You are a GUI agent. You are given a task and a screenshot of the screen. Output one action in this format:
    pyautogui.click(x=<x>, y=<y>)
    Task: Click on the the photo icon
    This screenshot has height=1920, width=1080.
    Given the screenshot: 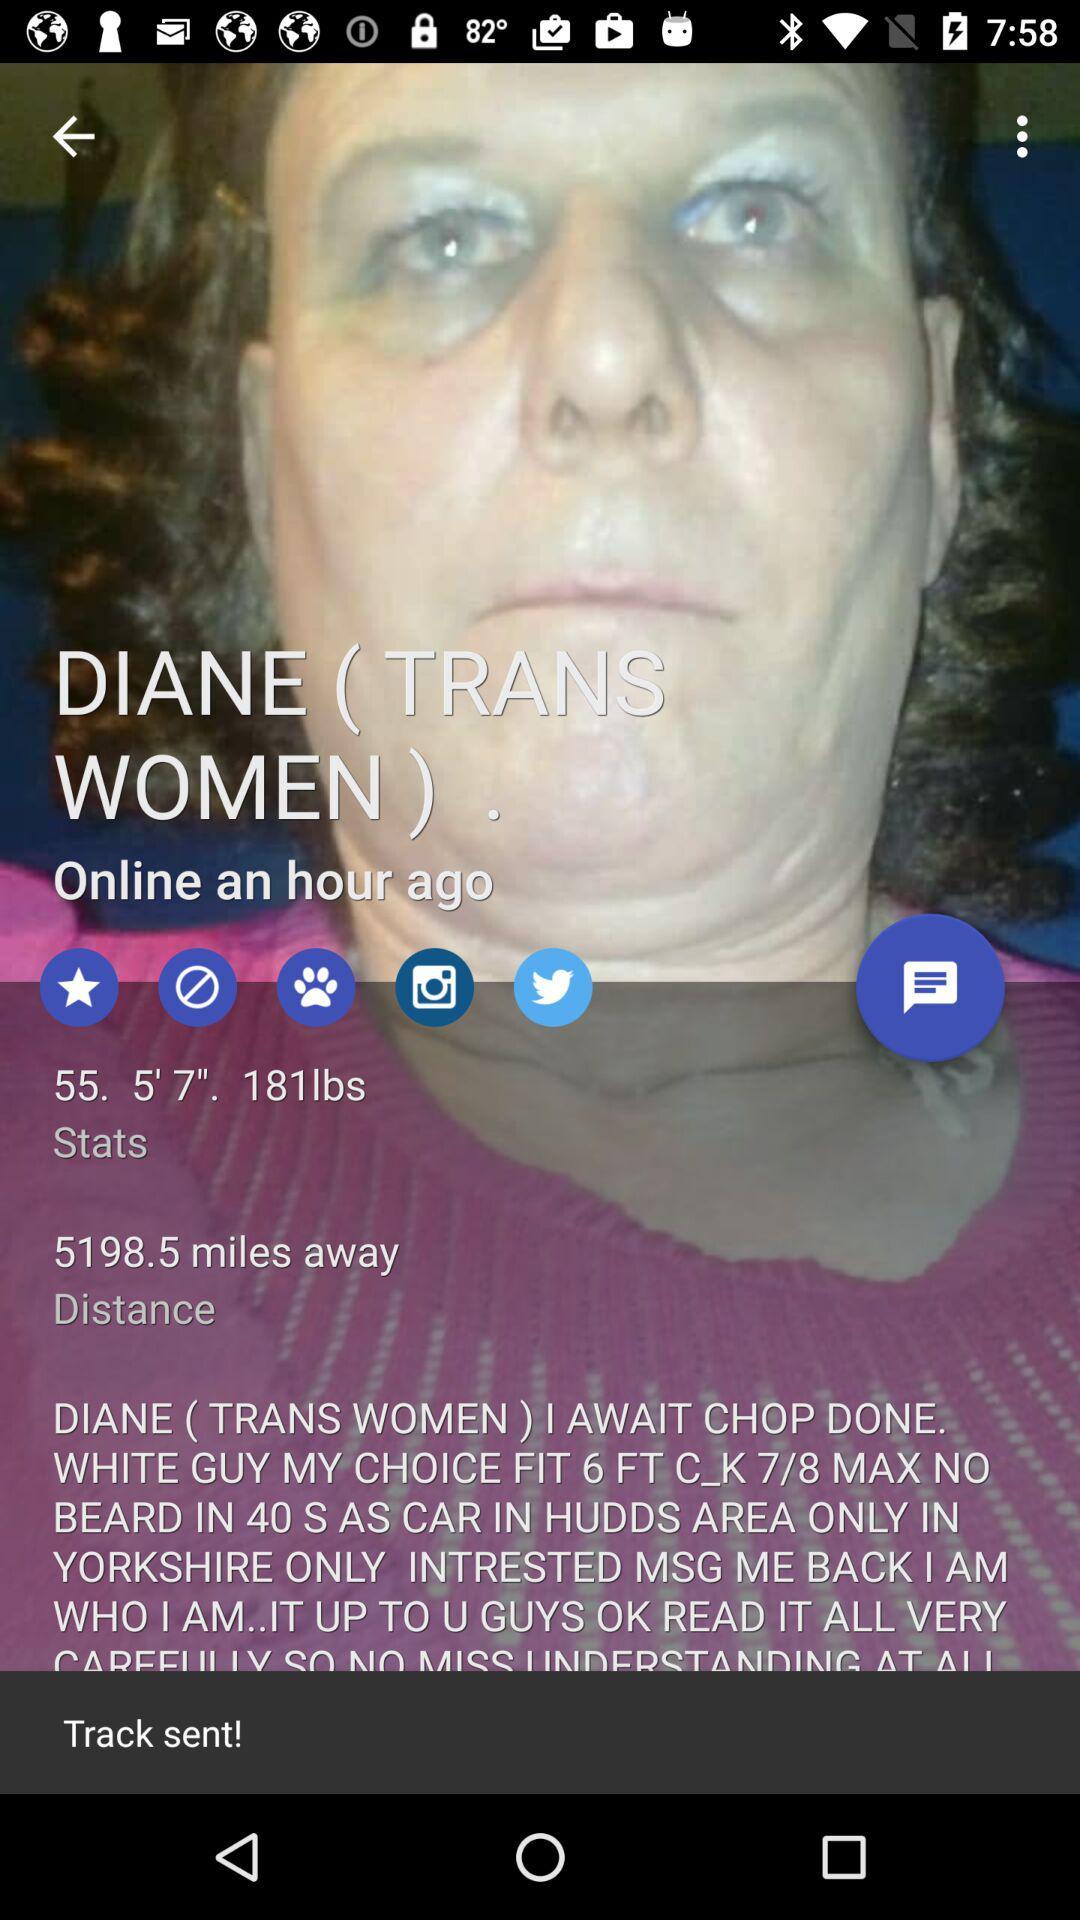 What is the action you would take?
    pyautogui.click(x=433, y=987)
    